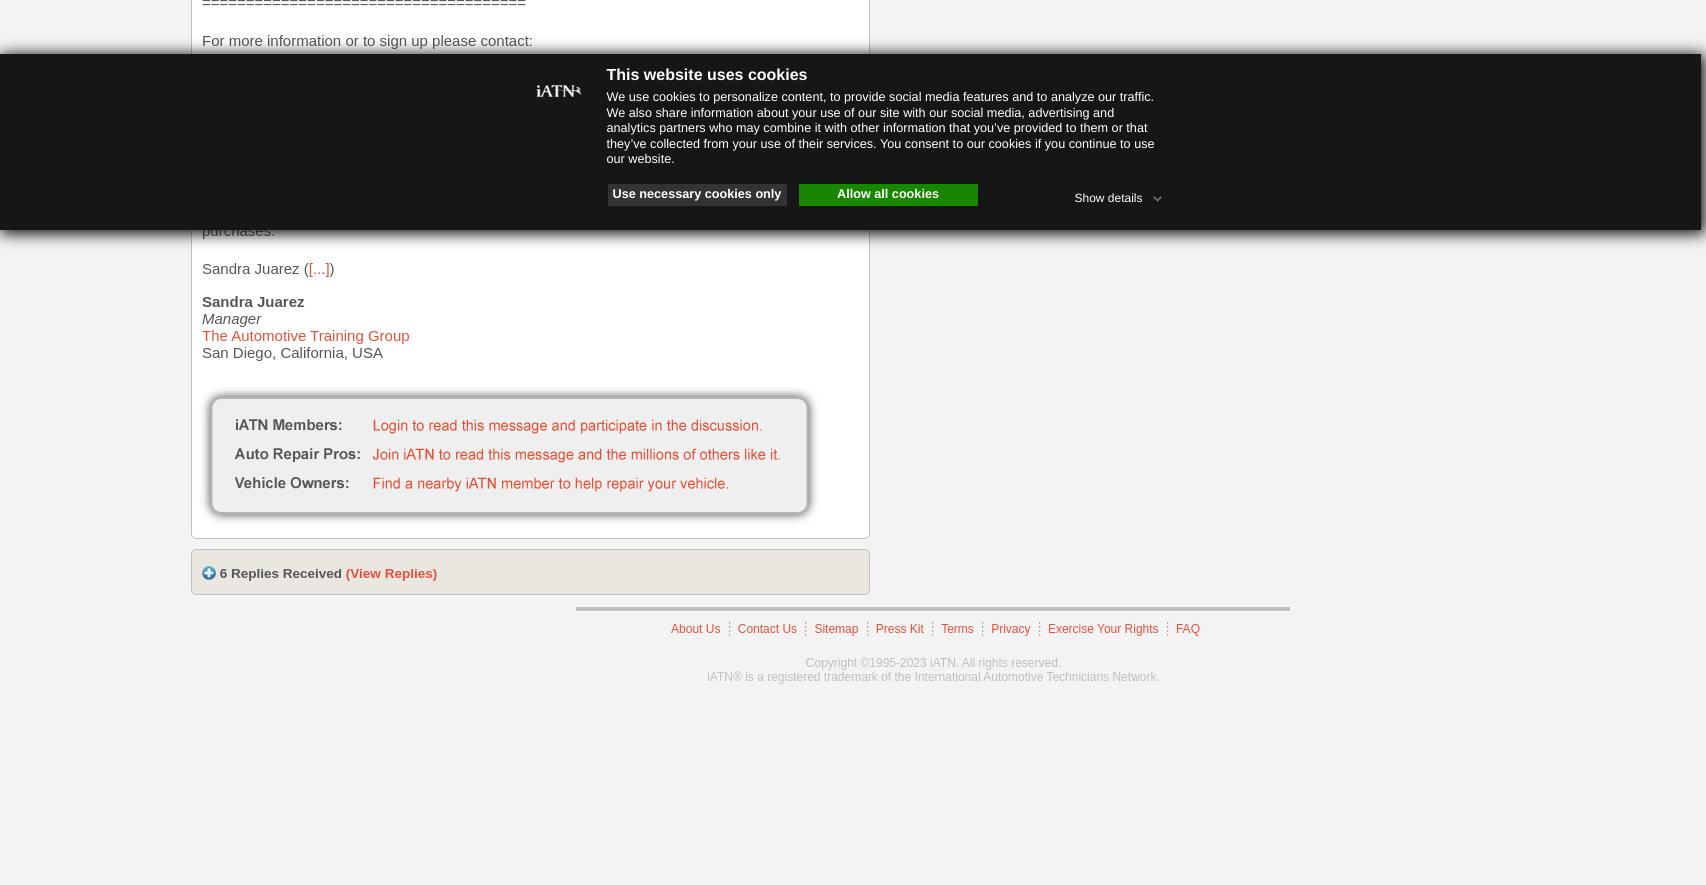  I want to click on 'Sitemap', so click(812, 627).